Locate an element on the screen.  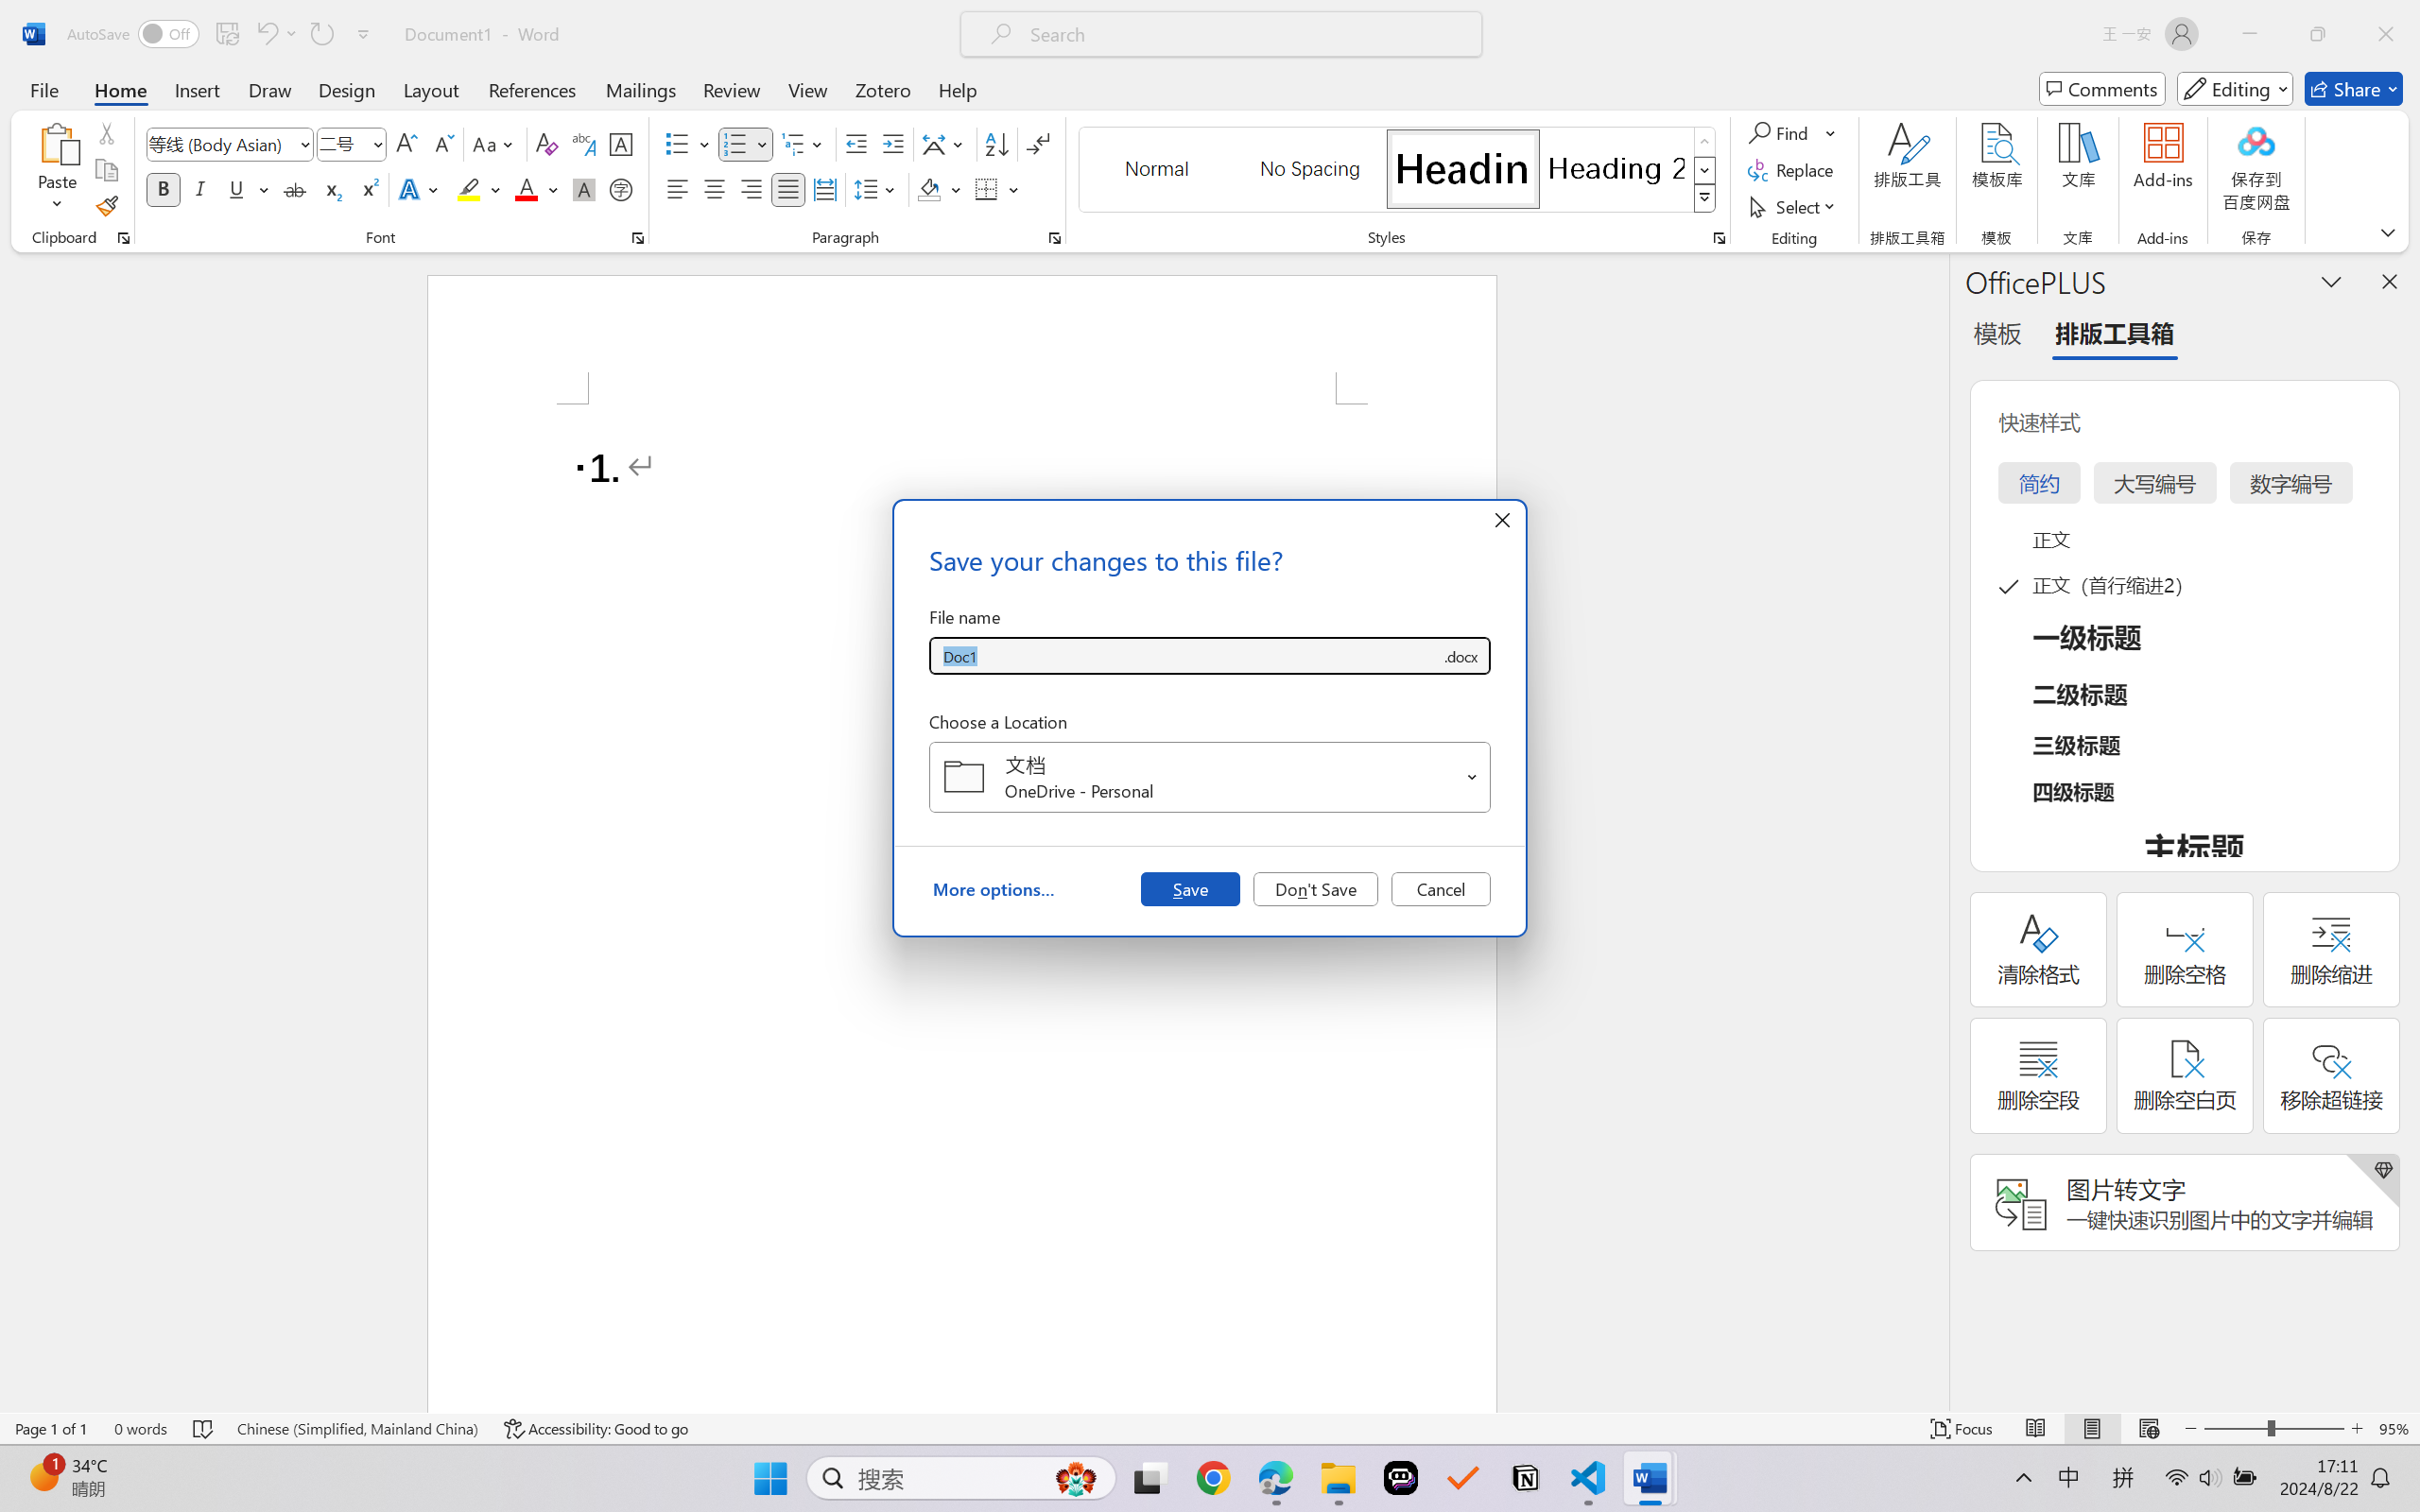
'Save as type' is located at coordinates (1459, 656).